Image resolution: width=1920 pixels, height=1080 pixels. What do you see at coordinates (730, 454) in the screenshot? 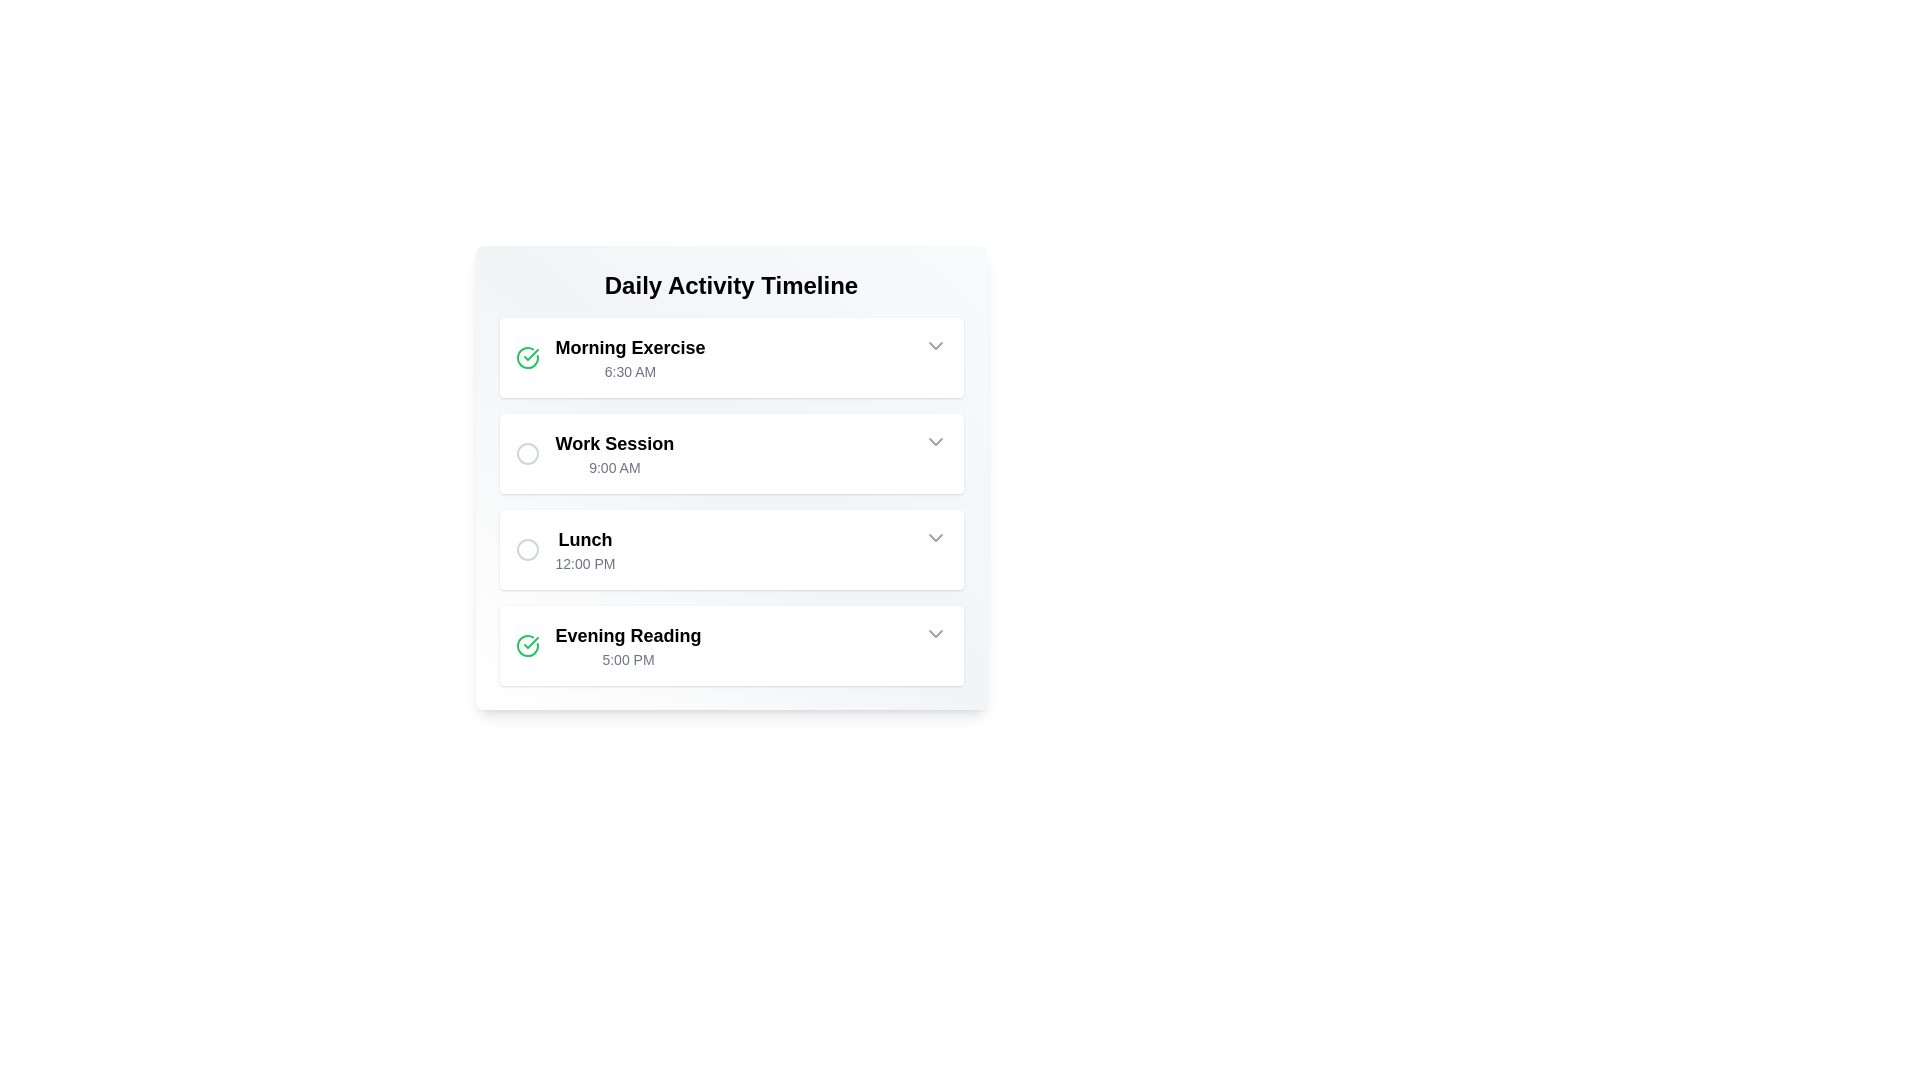
I see `the 'Work Session' card in the 'Daily Activity Timeline' list` at bounding box center [730, 454].